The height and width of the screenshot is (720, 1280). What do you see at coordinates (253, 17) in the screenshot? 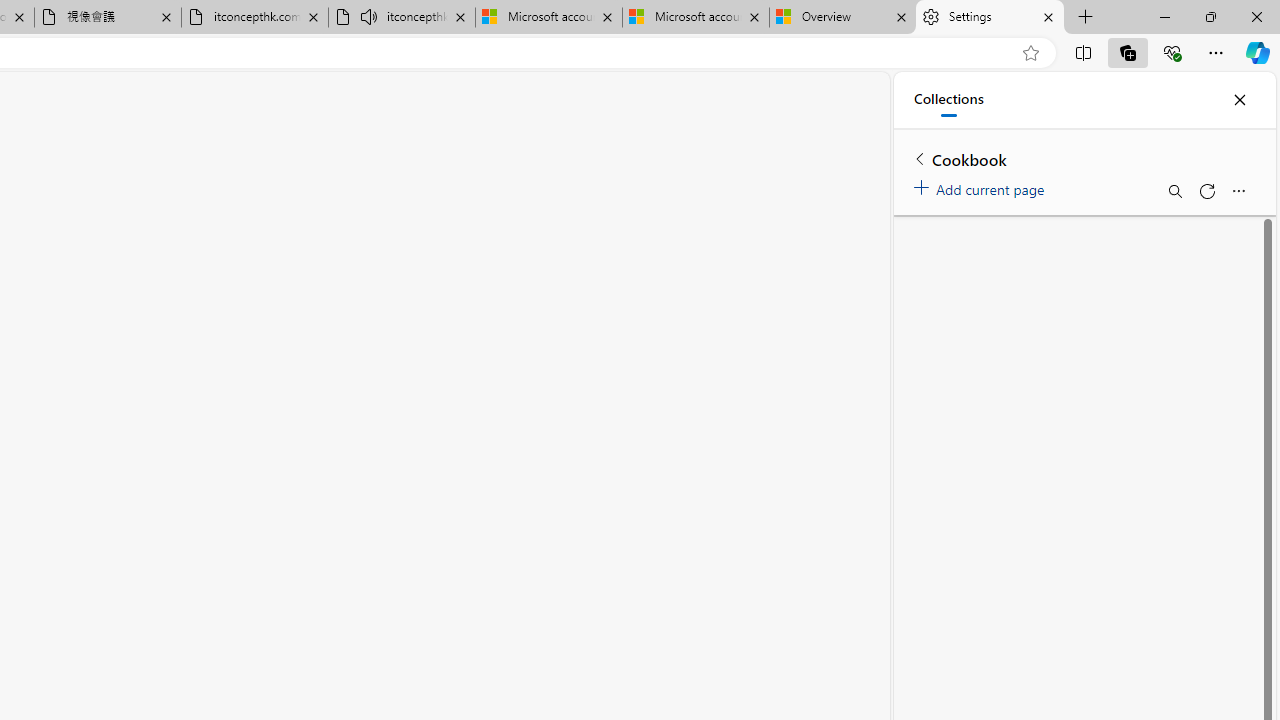
I see `'itconcepthk.com/projector_solutions.mp4'` at bounding box center [253, 17].